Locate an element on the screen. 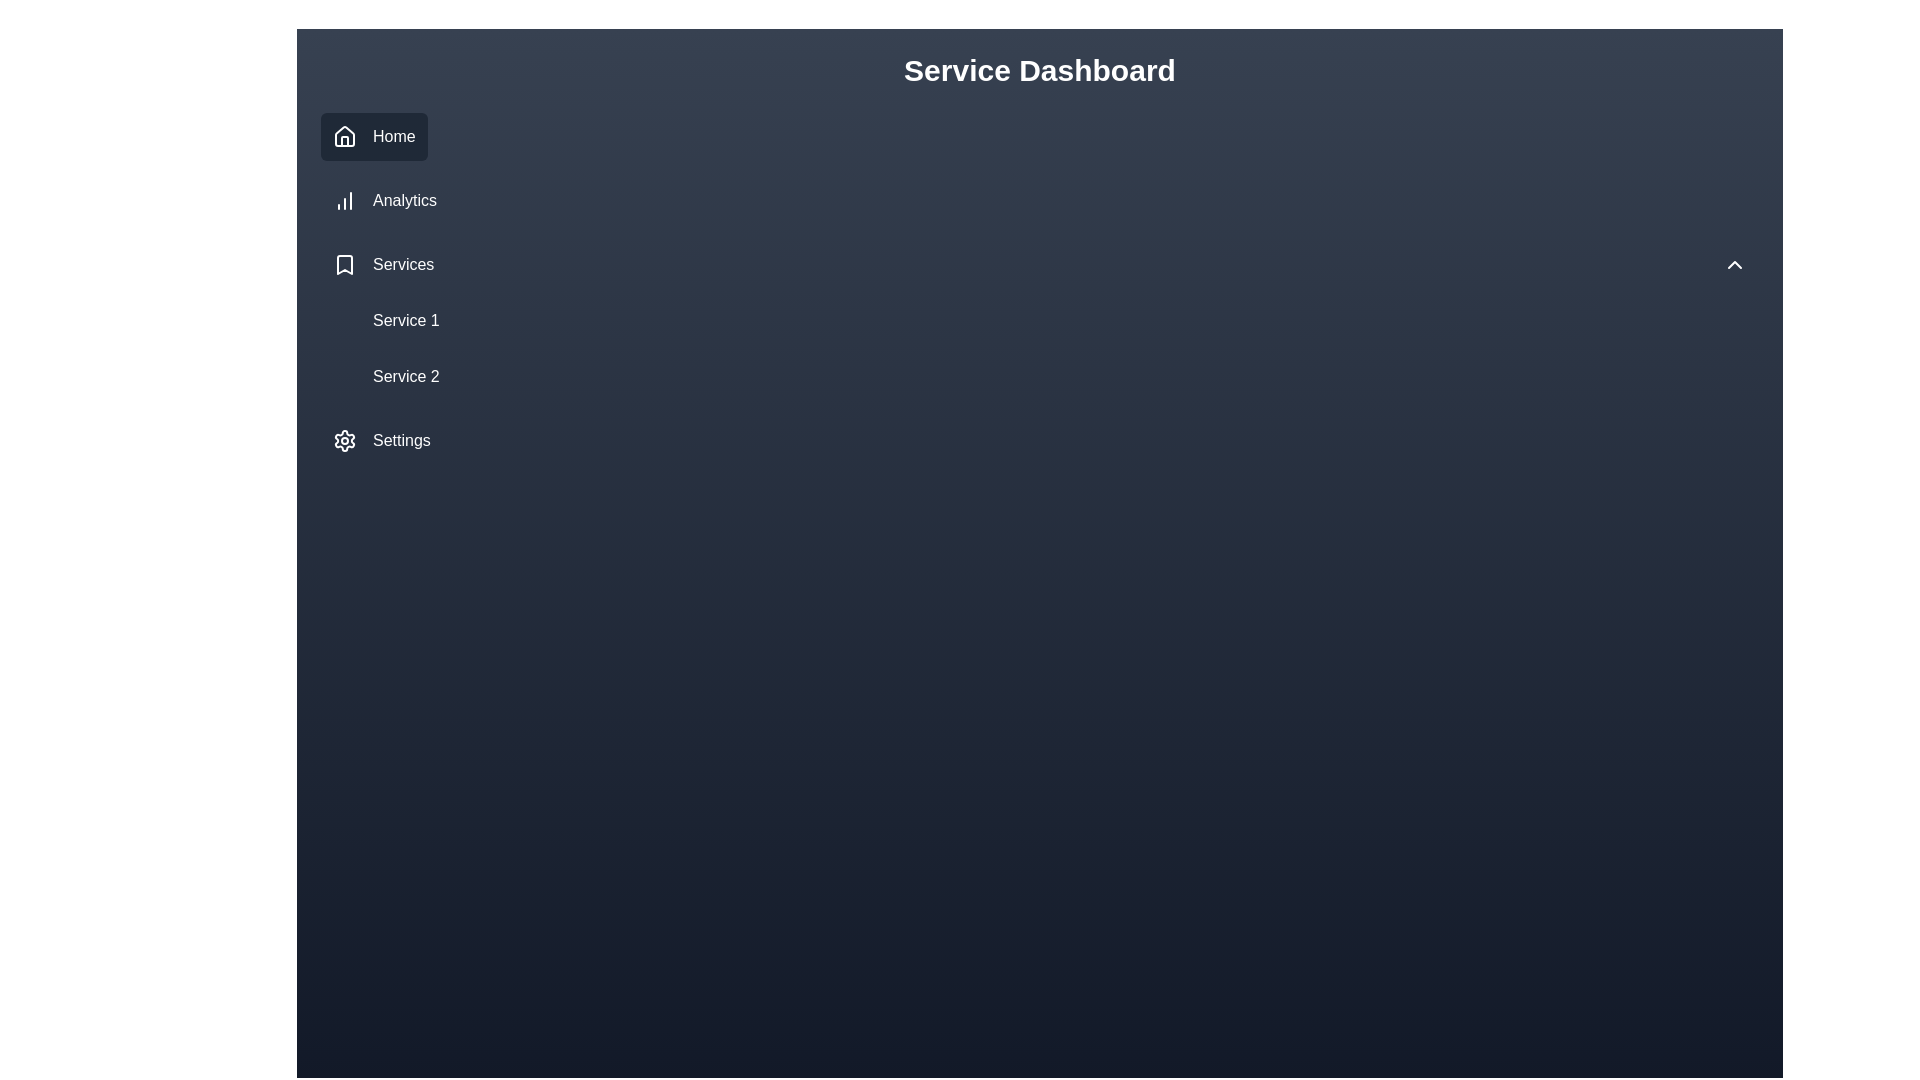  the 'Services' icon in the left vertical navigation panel is located at coordinates (345, 264).